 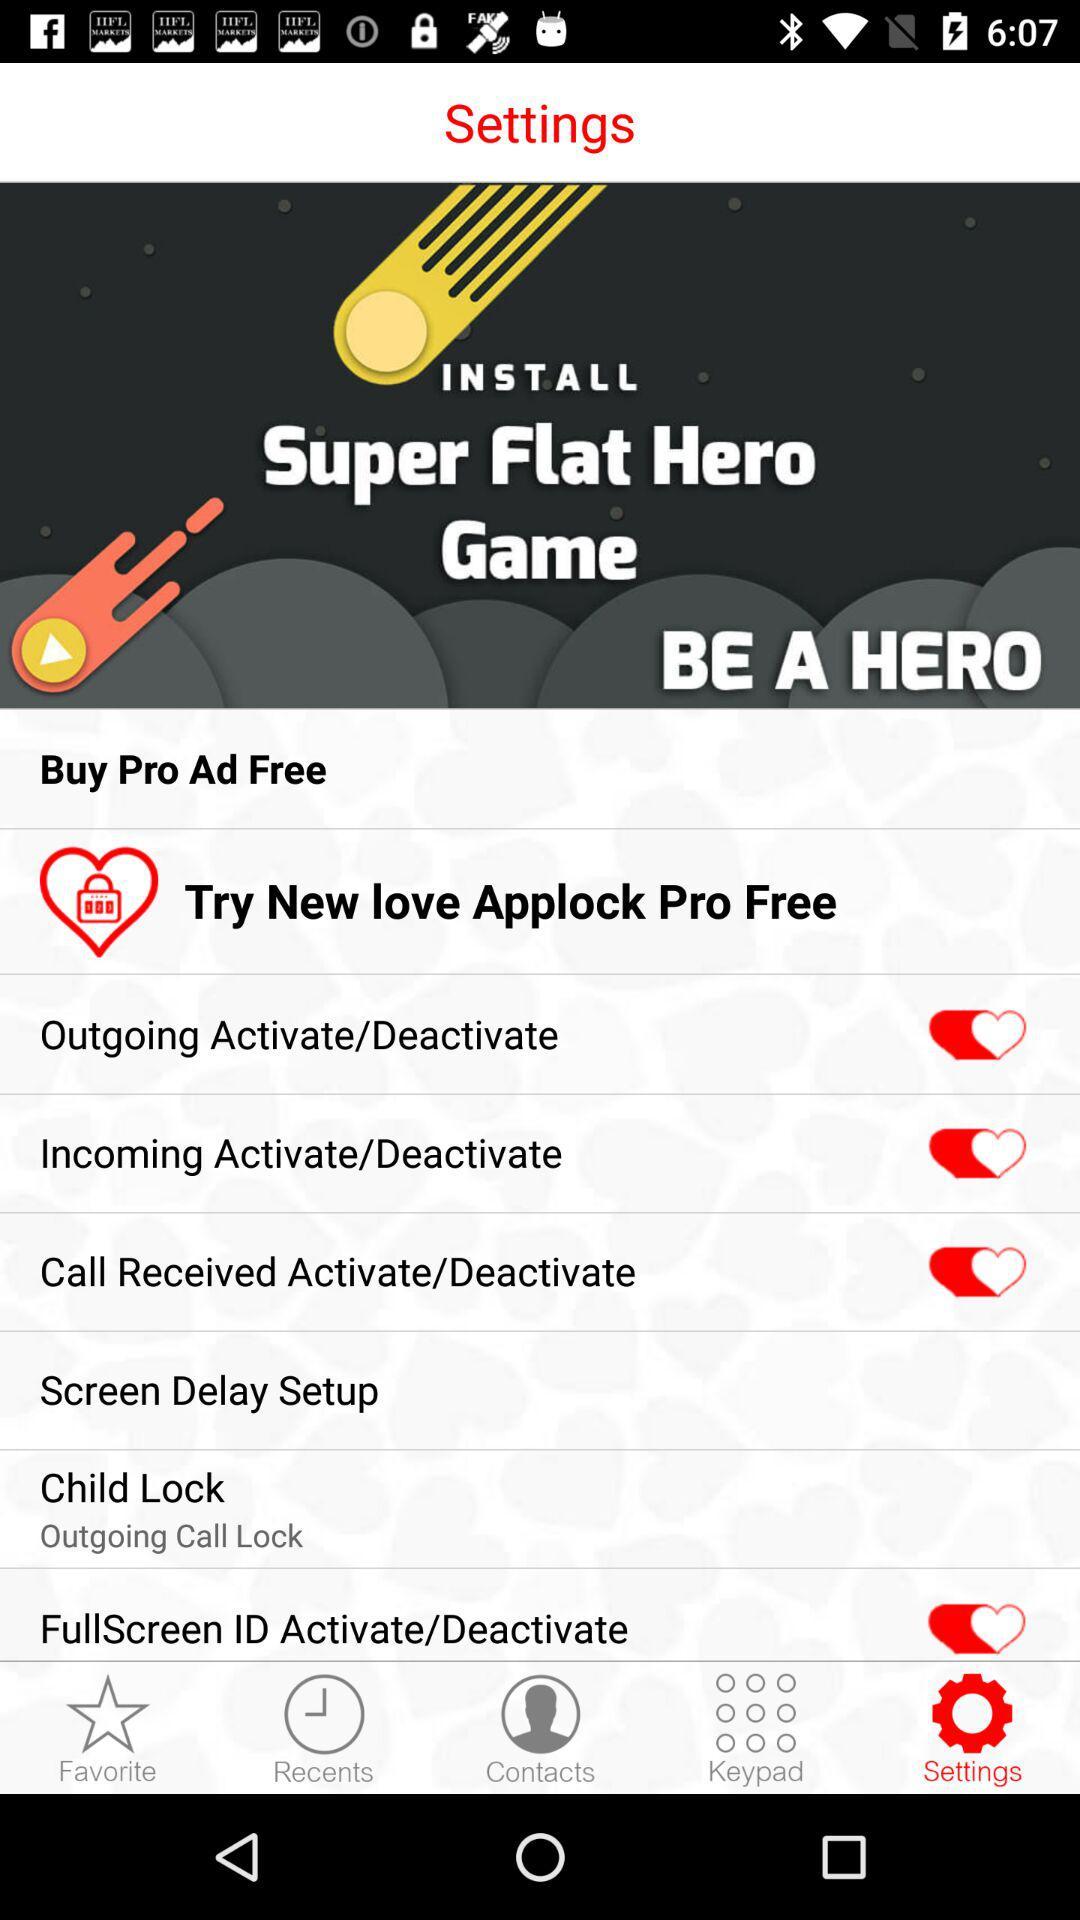 I want to click on the icon next to the call received activate item, so click(x=974, y=1271).